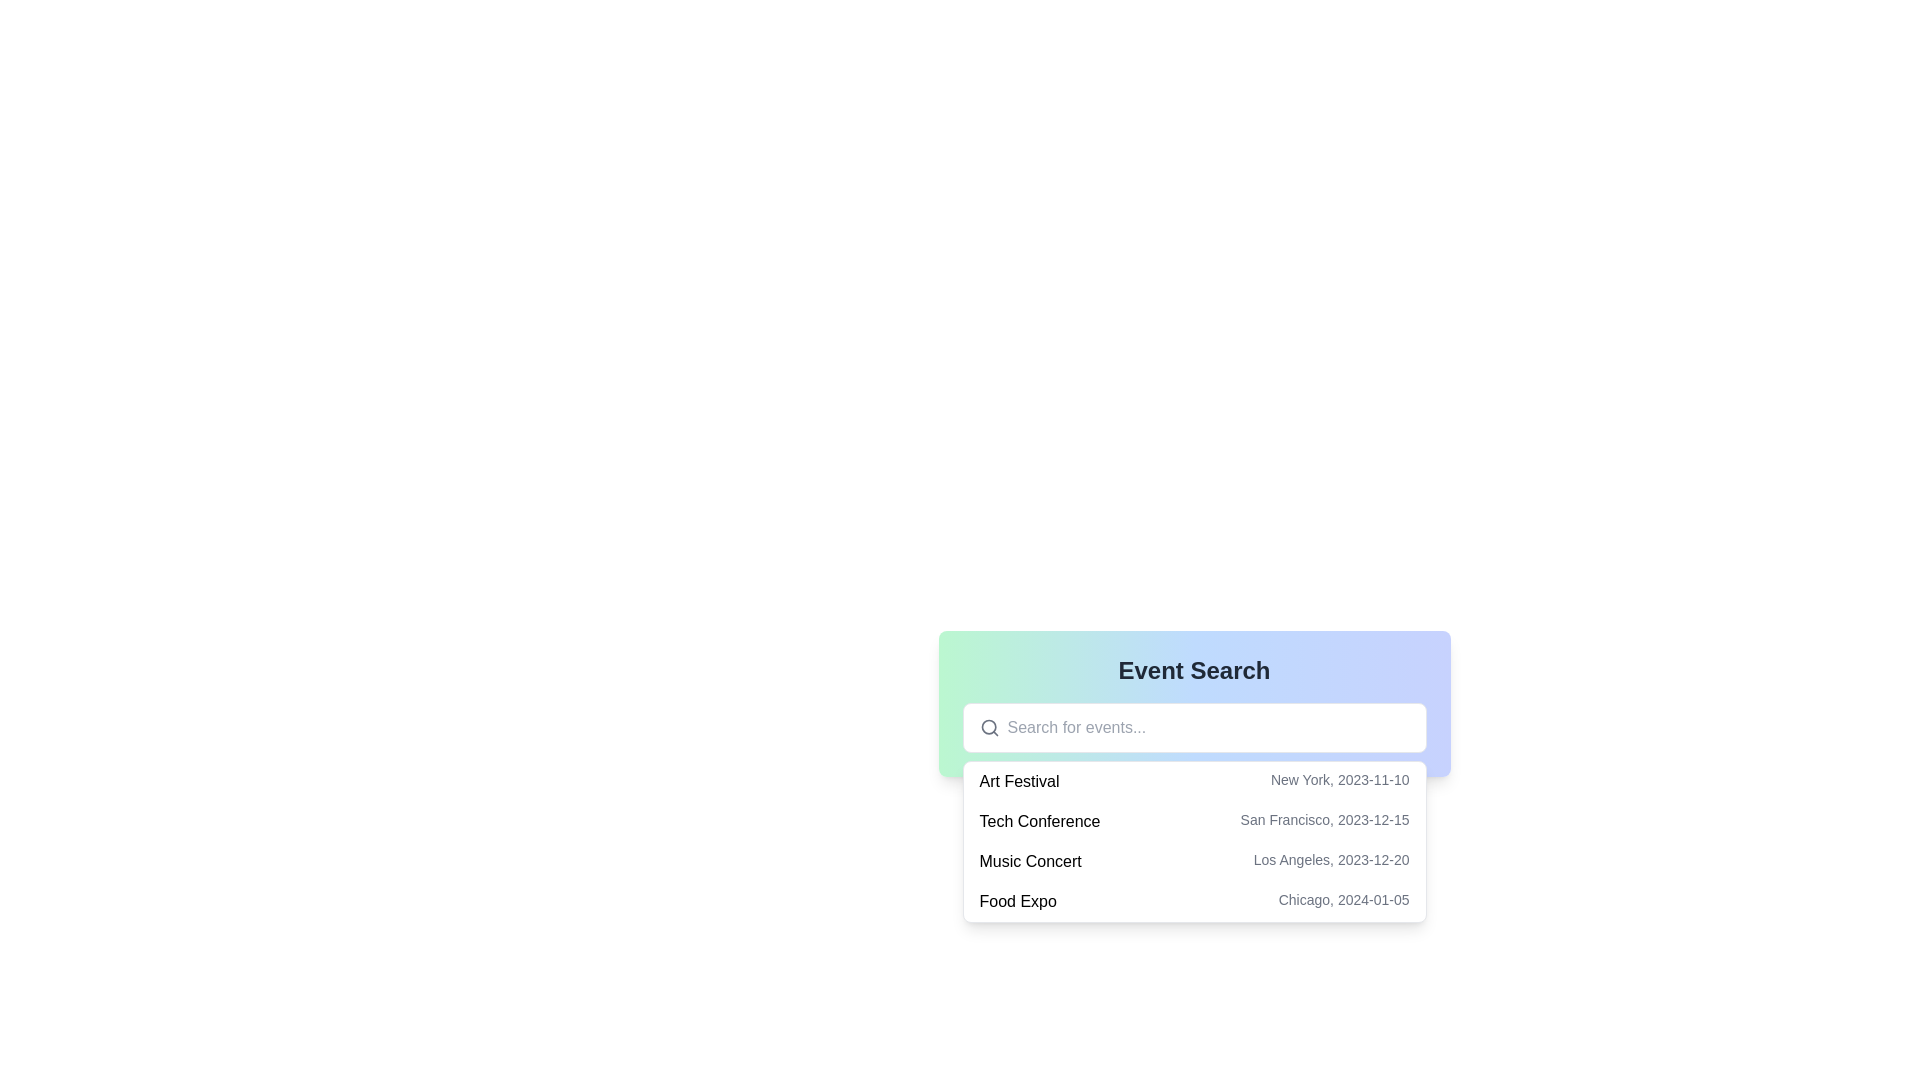 This screenshot has width=1920, height=1080. Describe the element at coordinates (1194, 860) in the screenshot. I see `the third item in the dropdown menu that displays 'Music Concert' and 'Los Angeles, 2023-12-20'` at that location.